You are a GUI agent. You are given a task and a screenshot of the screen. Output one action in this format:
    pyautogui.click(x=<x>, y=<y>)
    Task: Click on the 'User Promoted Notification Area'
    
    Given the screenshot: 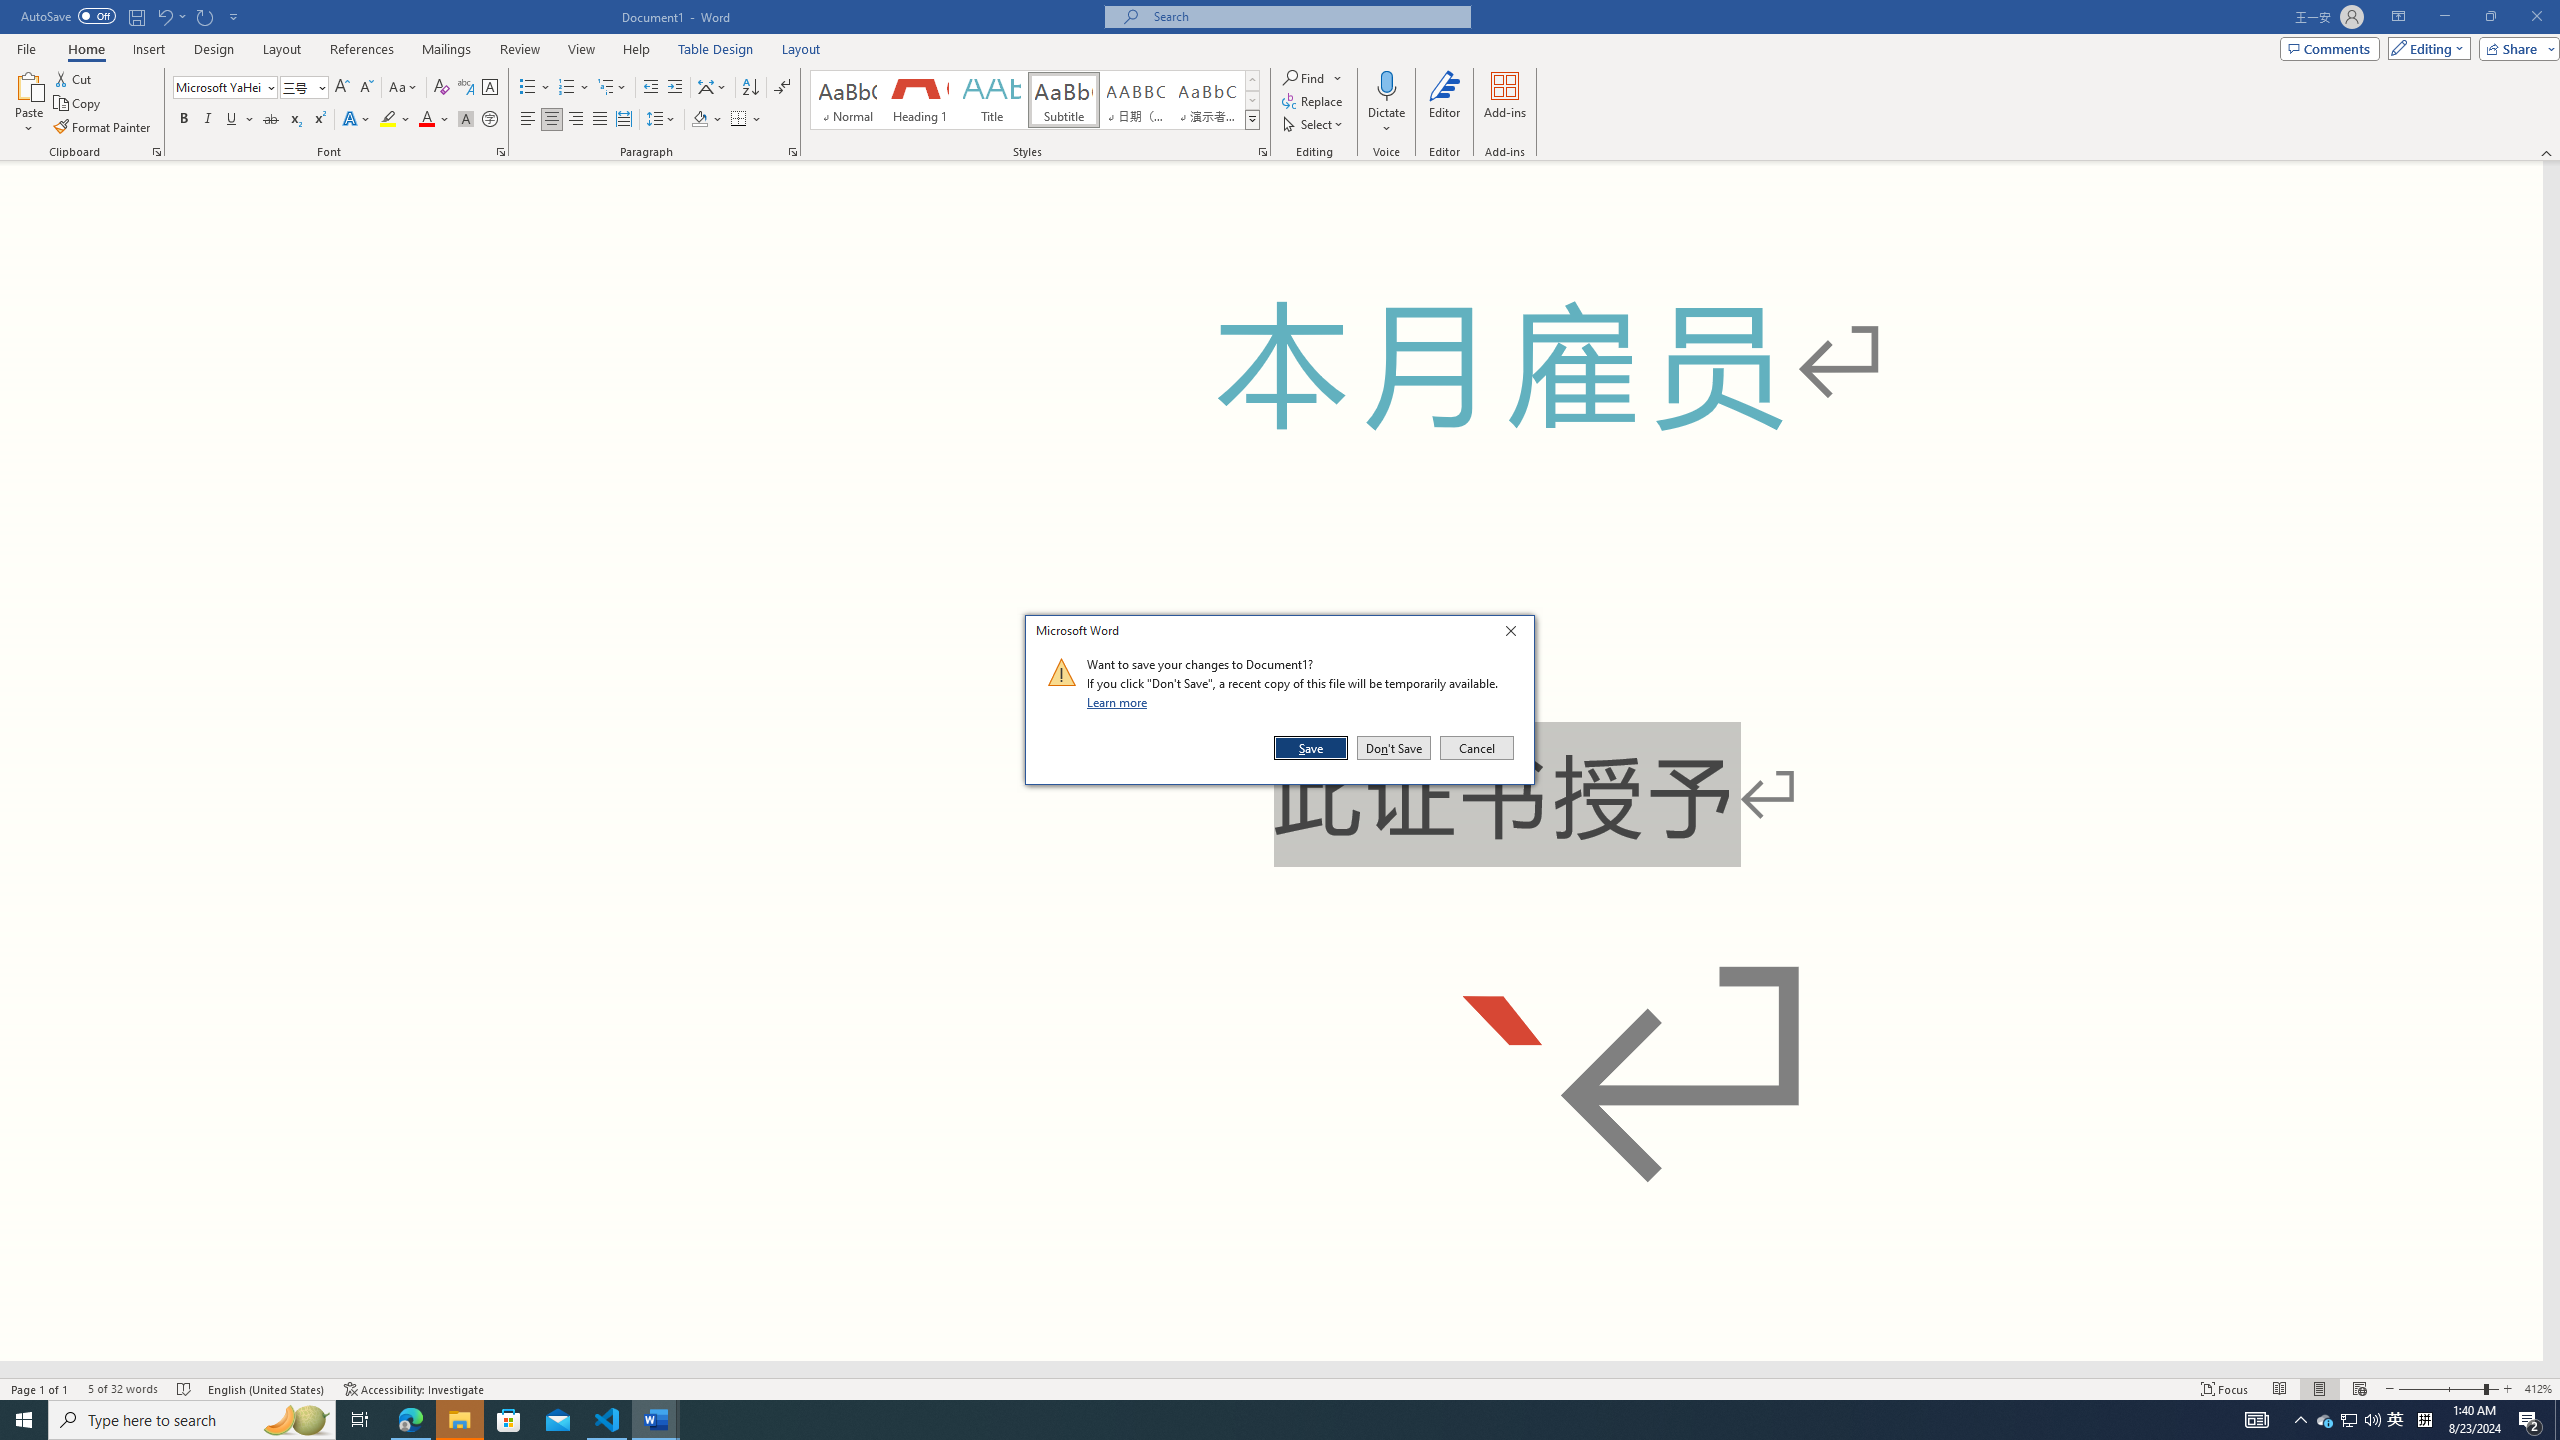 What is the action you would take?
    pyautogui.click(x=2349, y=1418)
    